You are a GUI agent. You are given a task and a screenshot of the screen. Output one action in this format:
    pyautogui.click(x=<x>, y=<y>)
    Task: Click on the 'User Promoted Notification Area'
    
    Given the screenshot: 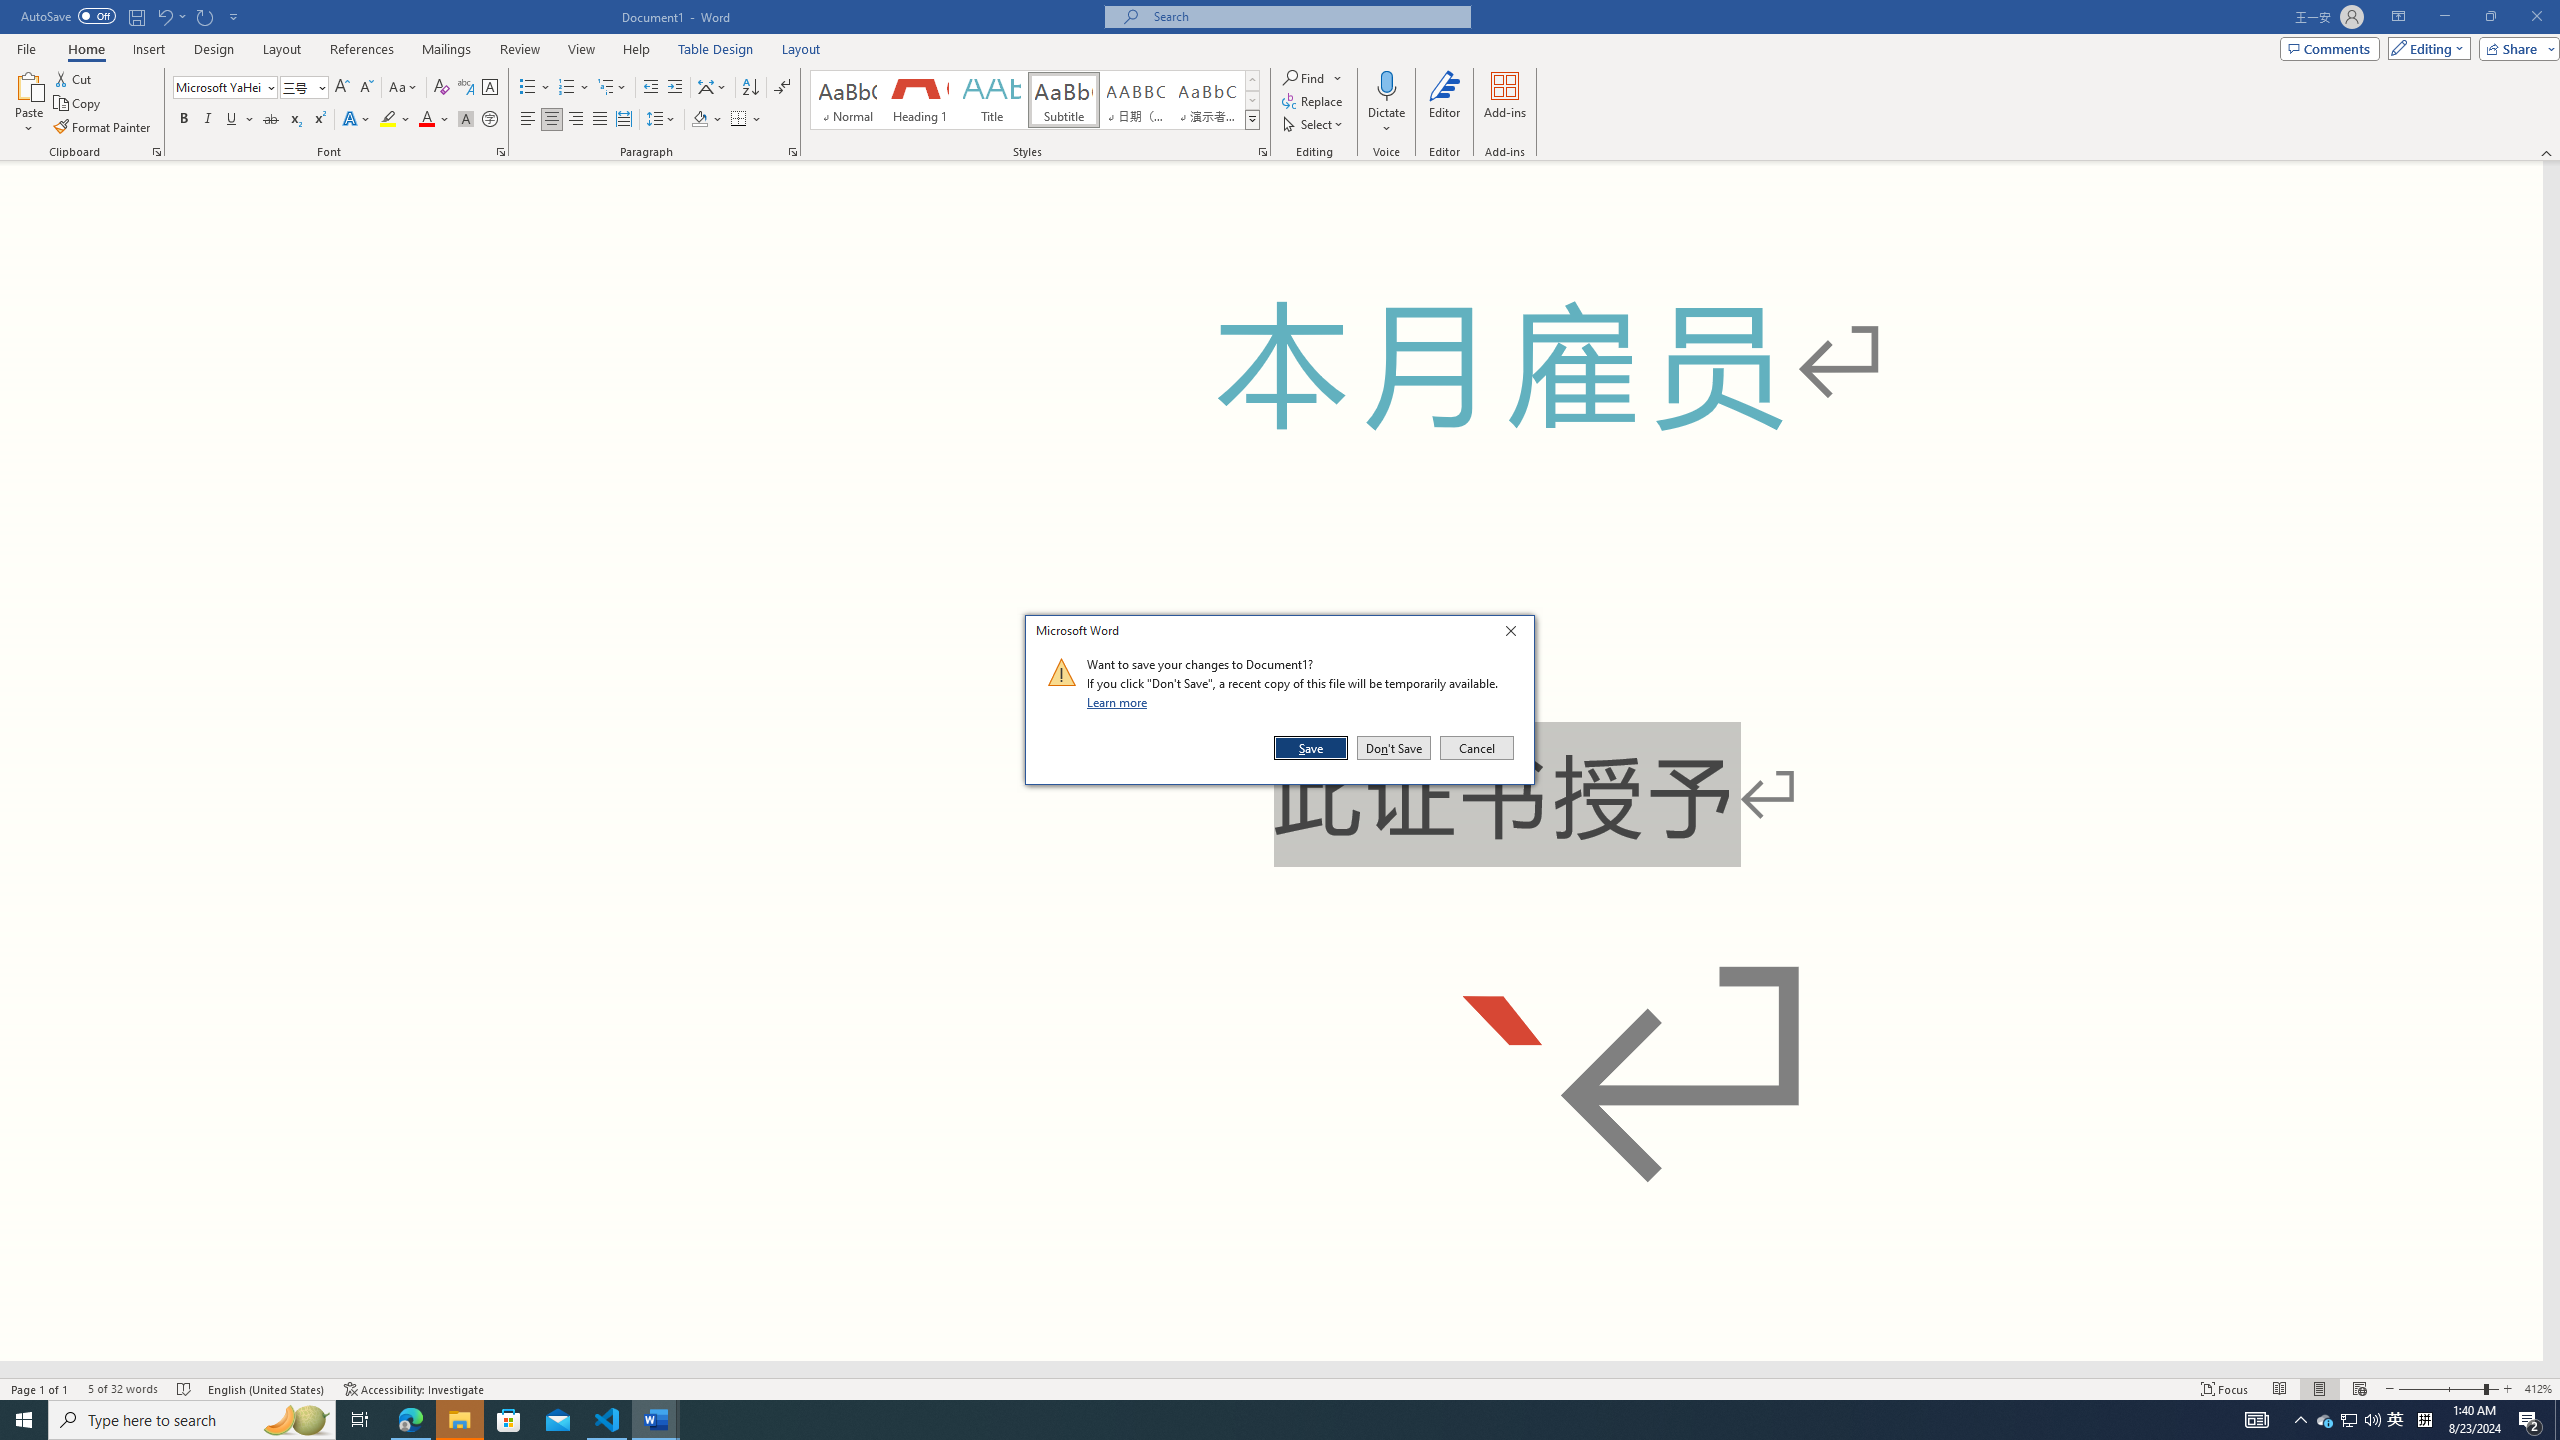 What is the action you would take?
    pyautogui.click(x=2349, y=1418)
    